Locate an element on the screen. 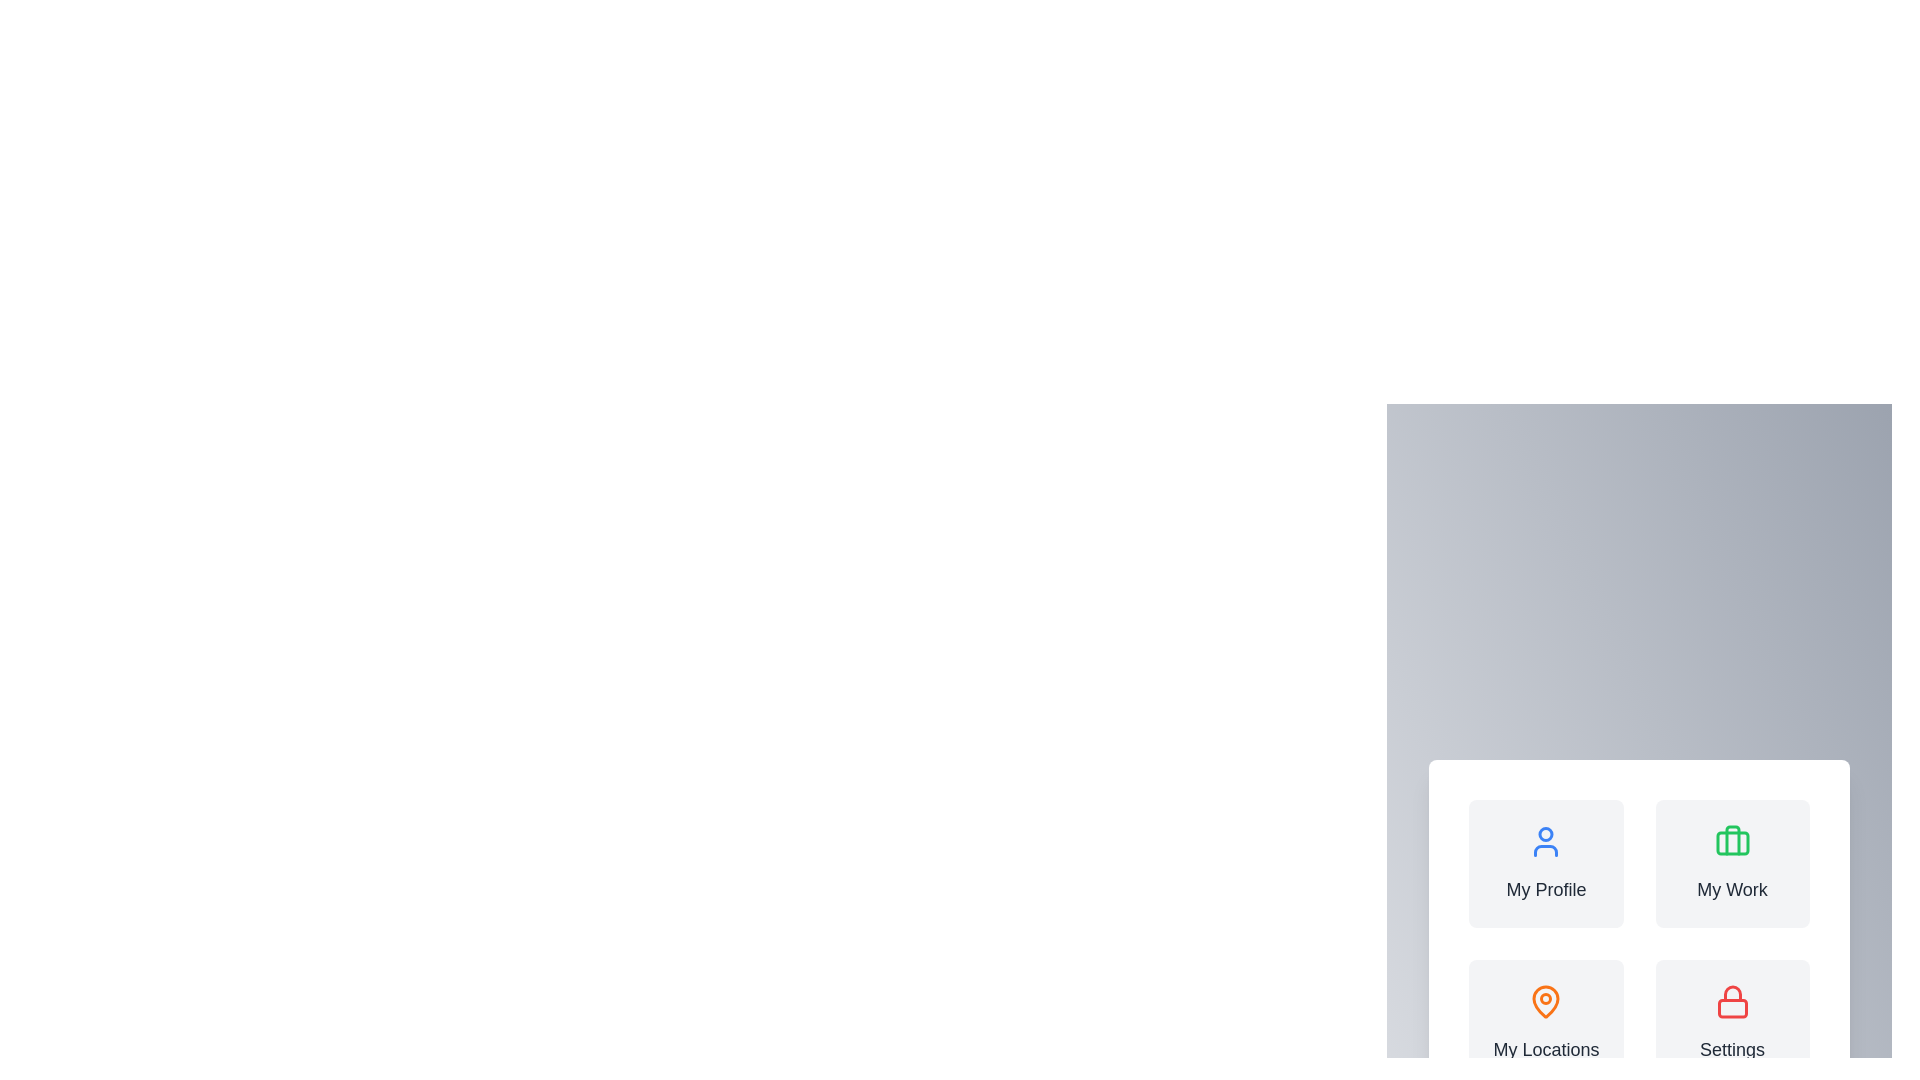 This screenshot has width=1920, height=1080. the 'My Work' Text Label located under the briefcase icon in the second column of the grid structure is located at coordinates (1731, 889).